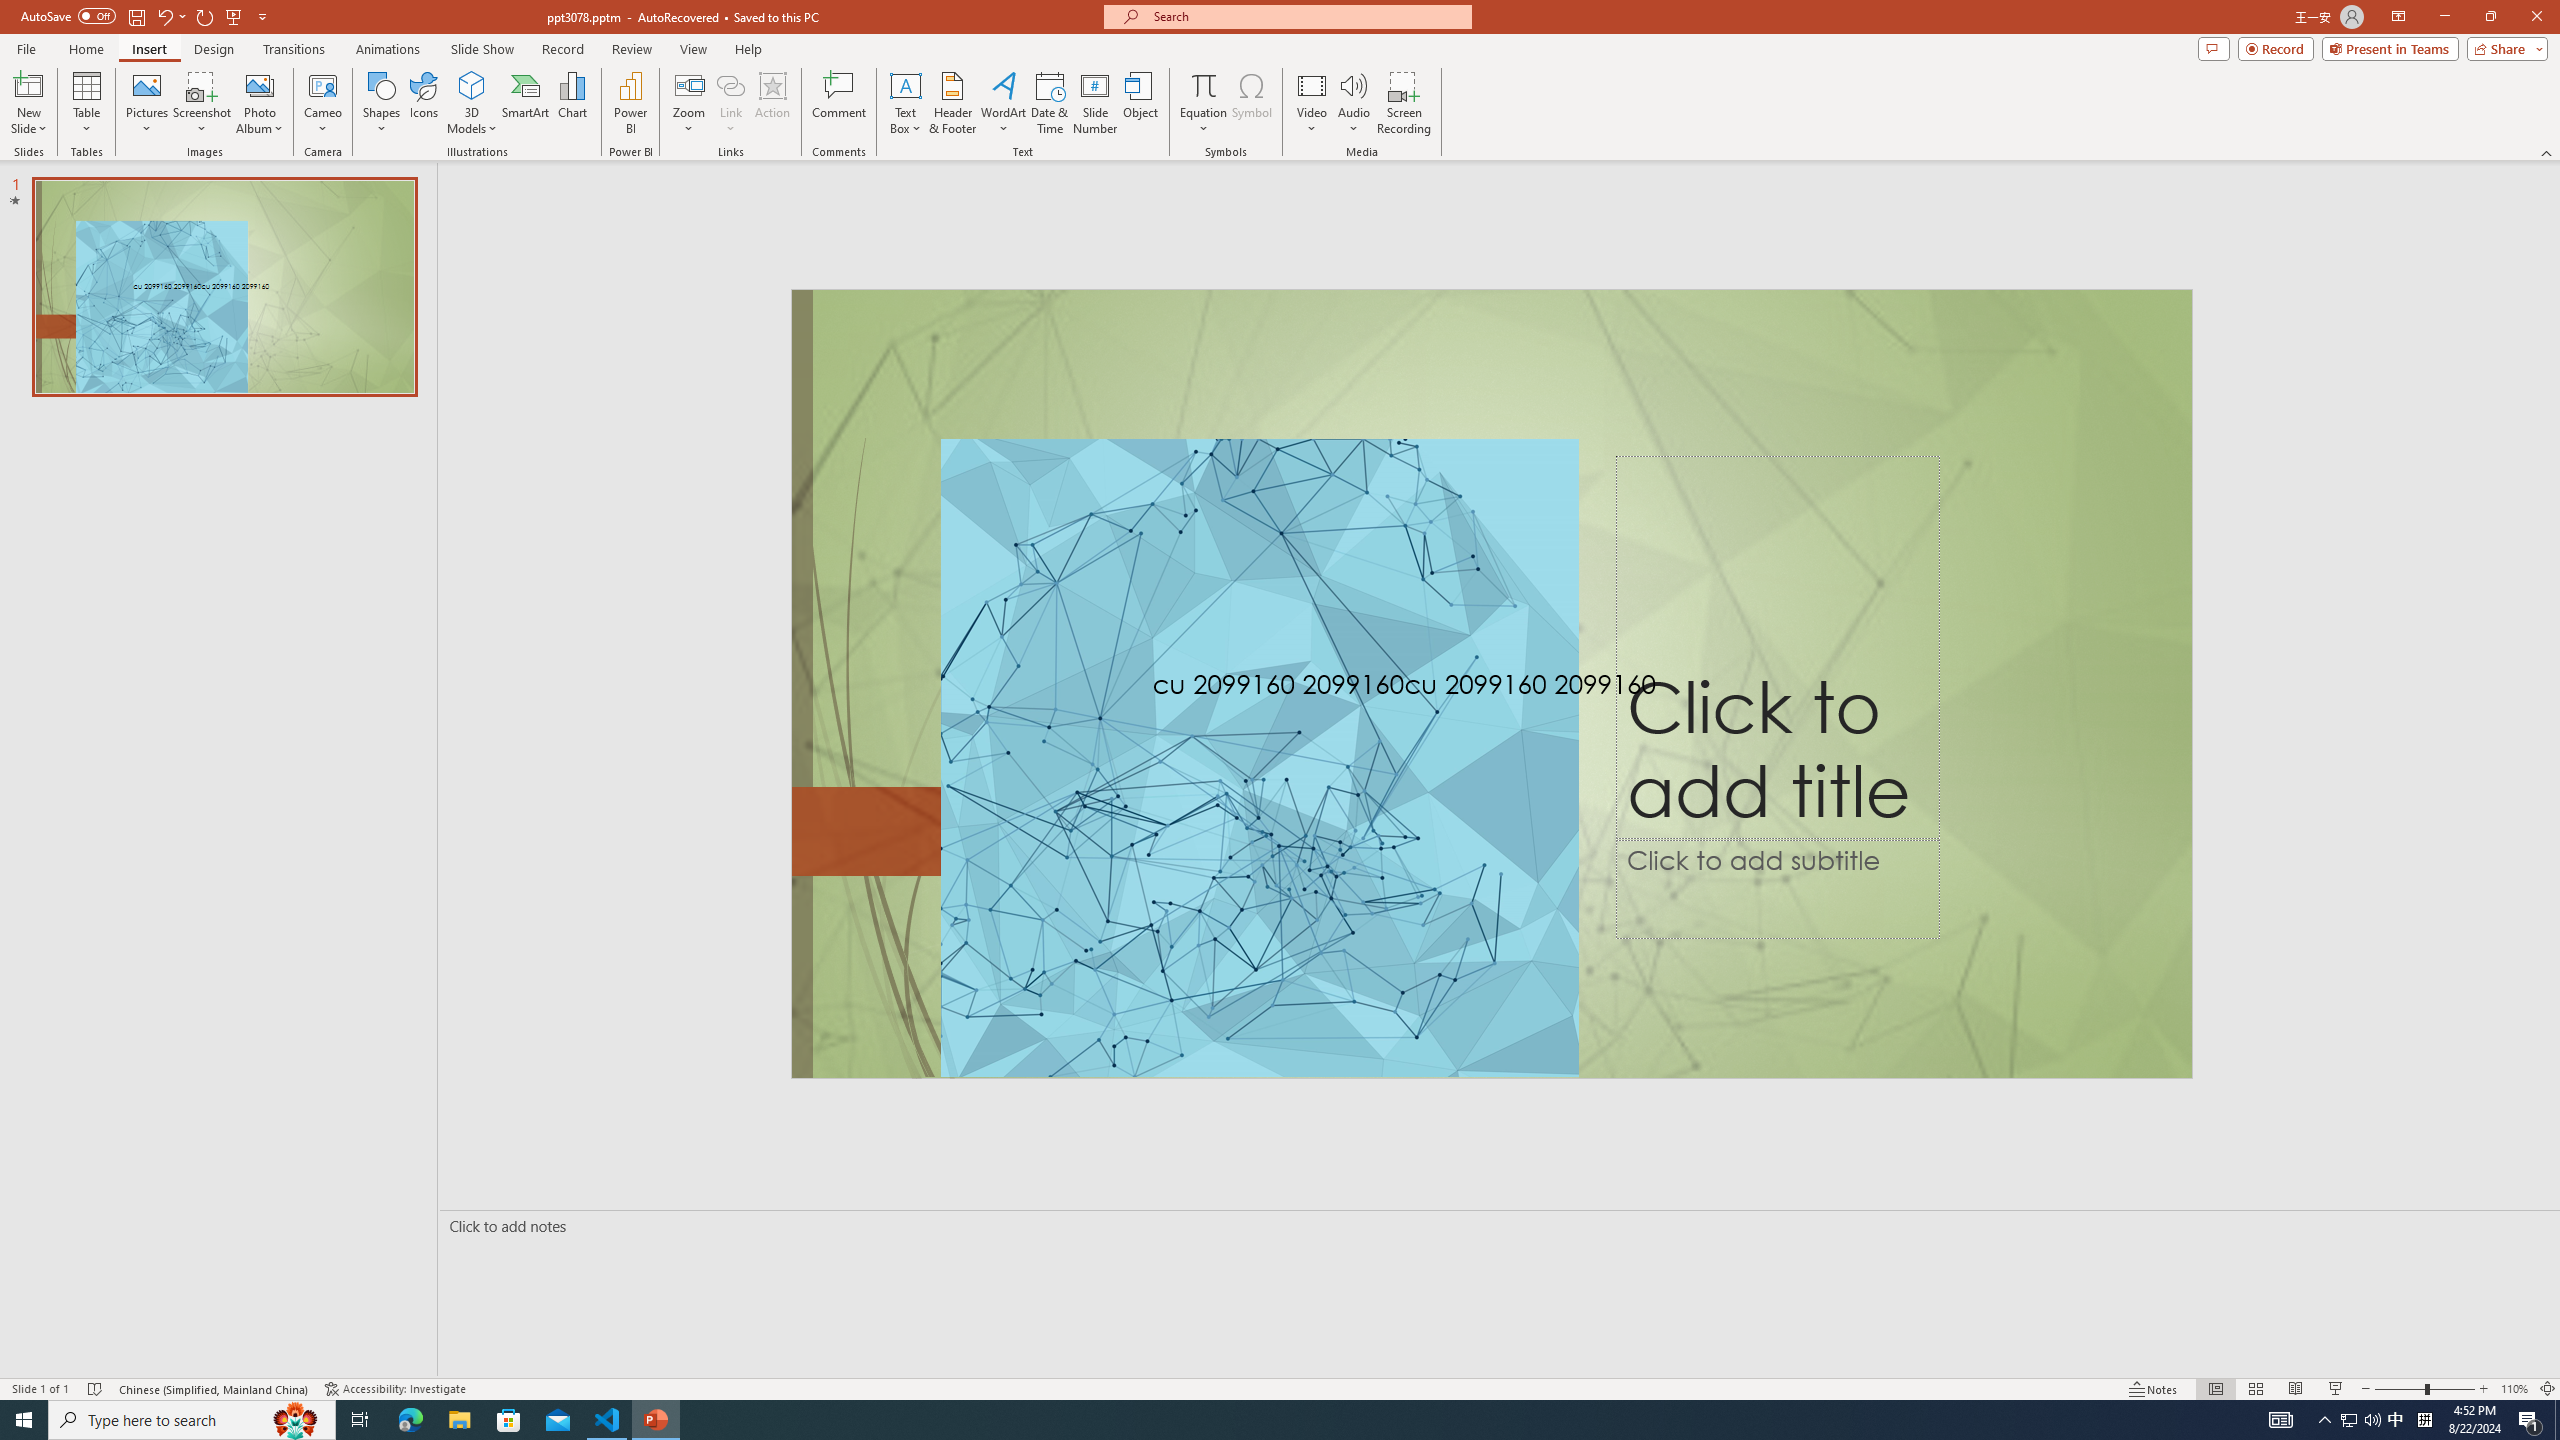 This screenshot has height=1440, width=2560. What do you see at coordinates (1002, 103) in the screenshot?
I see `'WordArt'` at bounding box center [1002, 103].